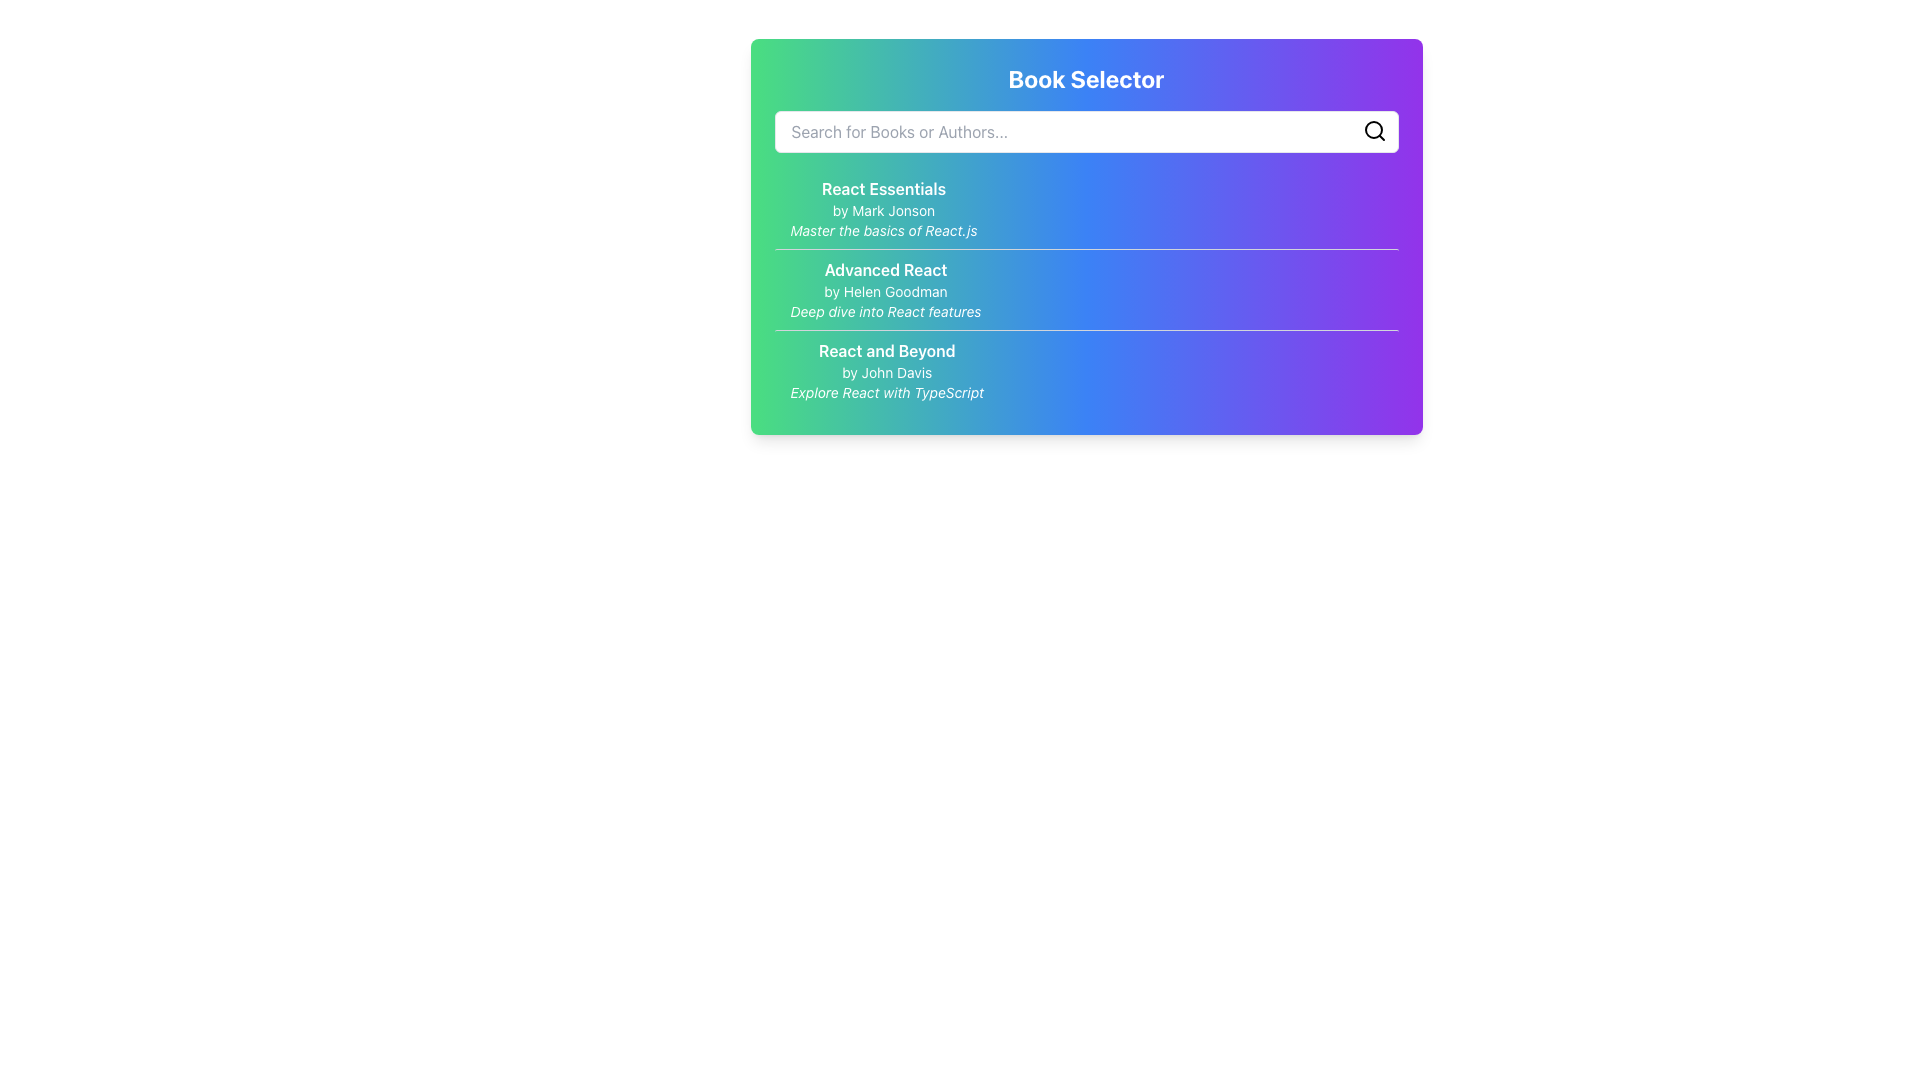 This screenshot has height=1080, width=1920. I want to click on the 'Advanced React' list item, so click(1085, 289).